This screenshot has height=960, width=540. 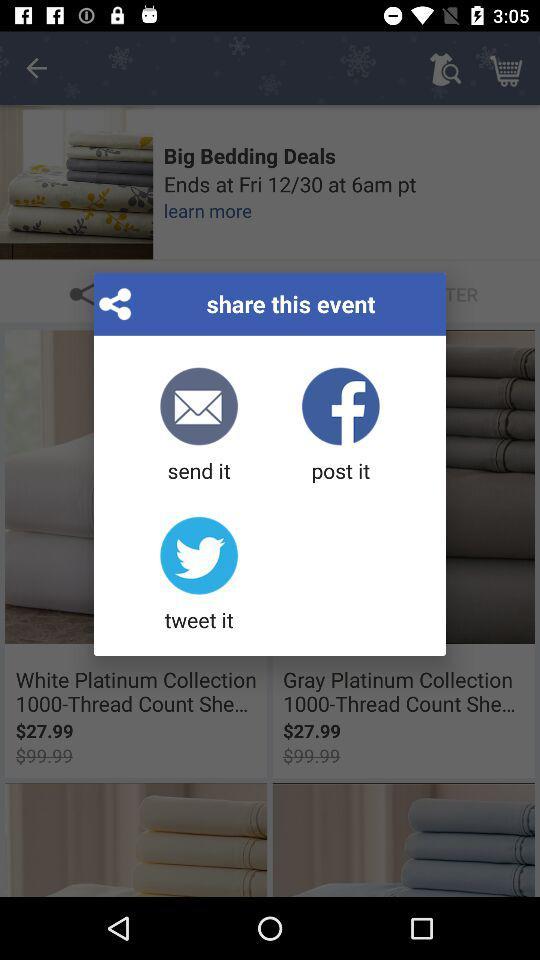 I want to click on the item next to post it icon, so click(x=199, y=426).